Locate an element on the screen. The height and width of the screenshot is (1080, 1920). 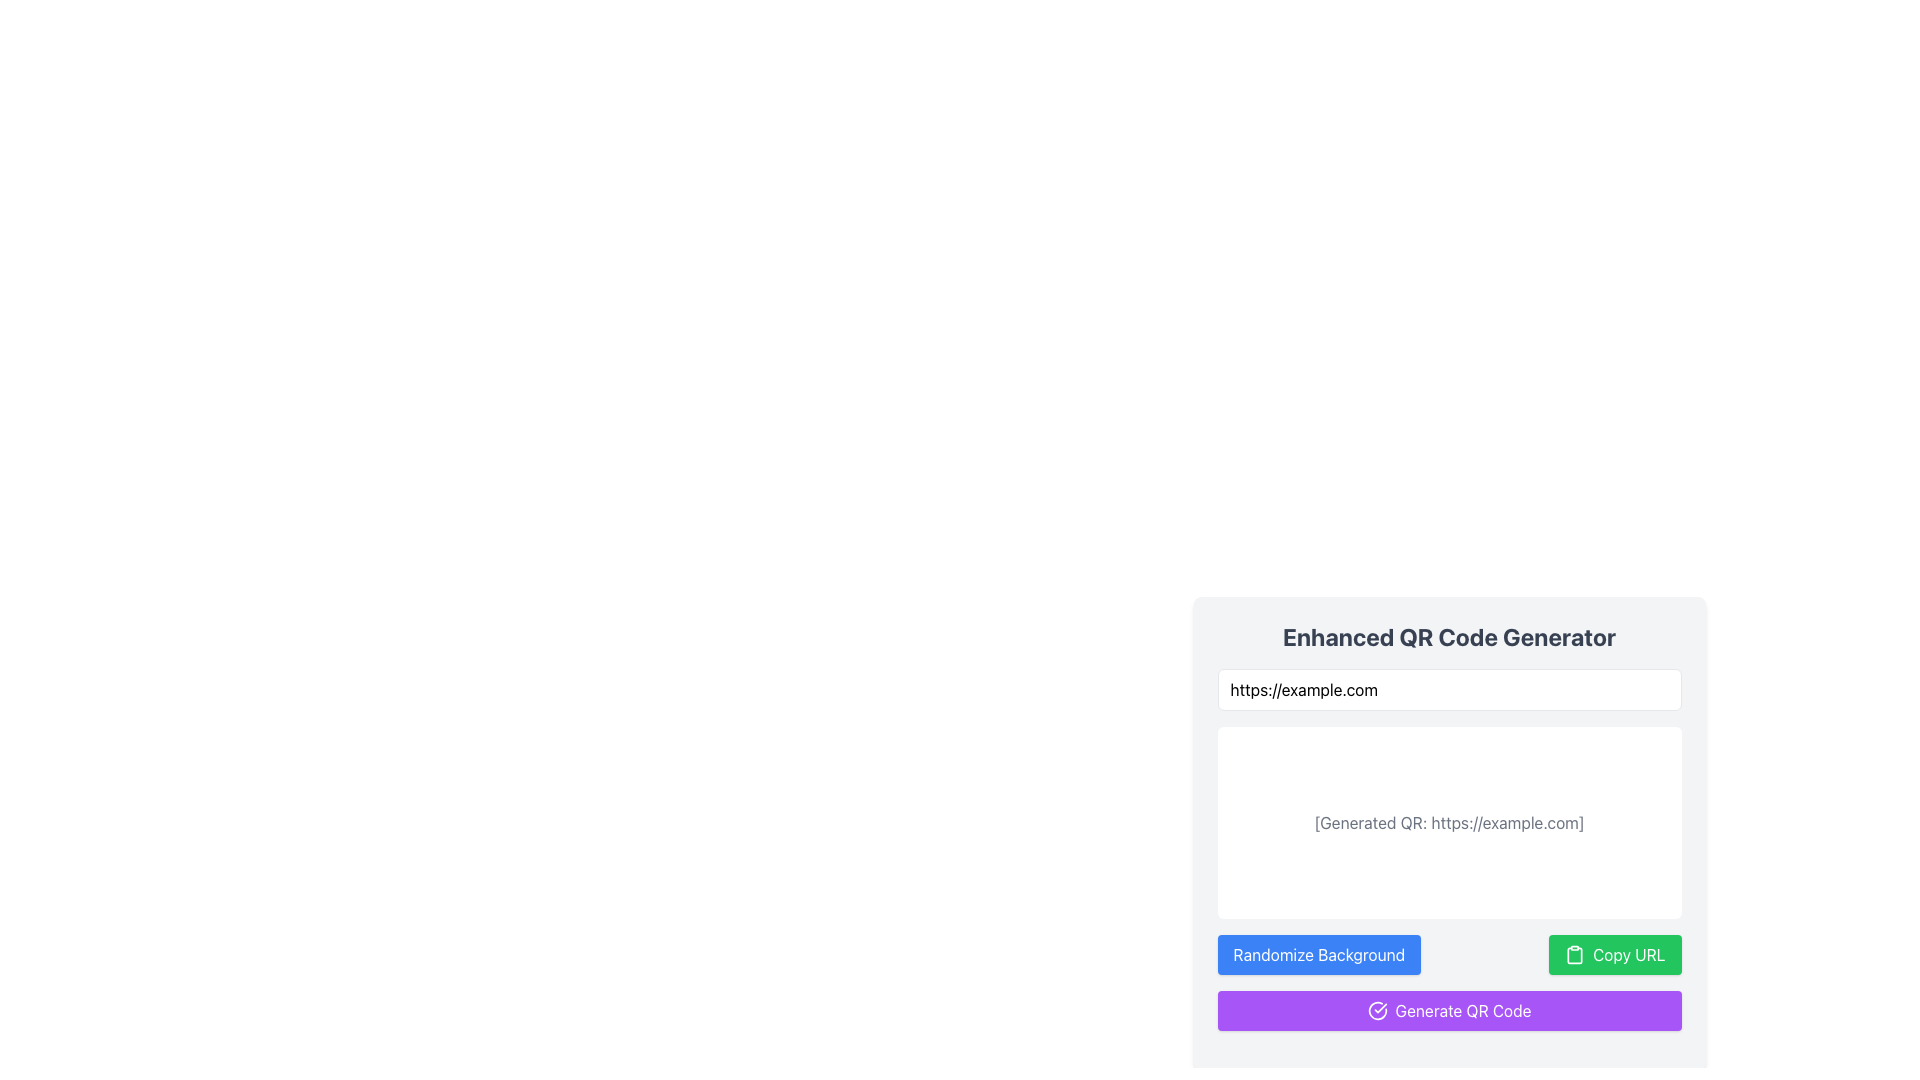
the small clipboard icon with a green background located to the left of the 'Copy URL' text label in the user interface is located at coordinates (1574, 954).